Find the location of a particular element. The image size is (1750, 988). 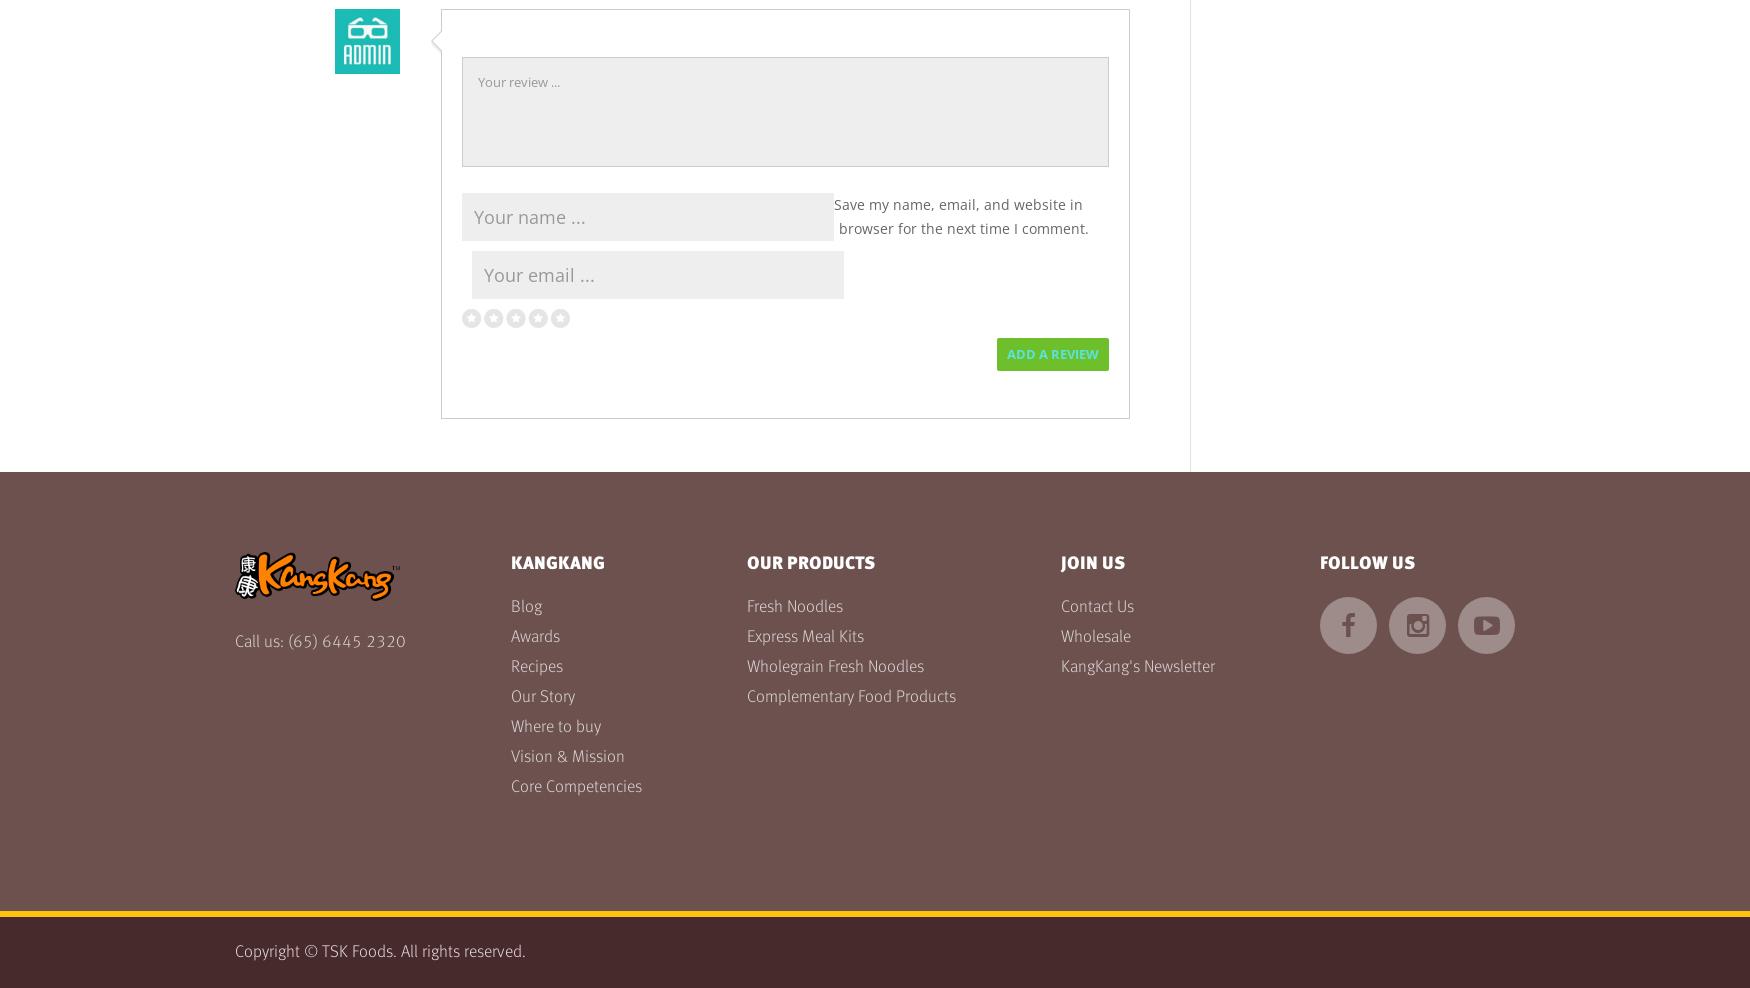

'Express Meal Kits' is located at coordinates (747, 636).